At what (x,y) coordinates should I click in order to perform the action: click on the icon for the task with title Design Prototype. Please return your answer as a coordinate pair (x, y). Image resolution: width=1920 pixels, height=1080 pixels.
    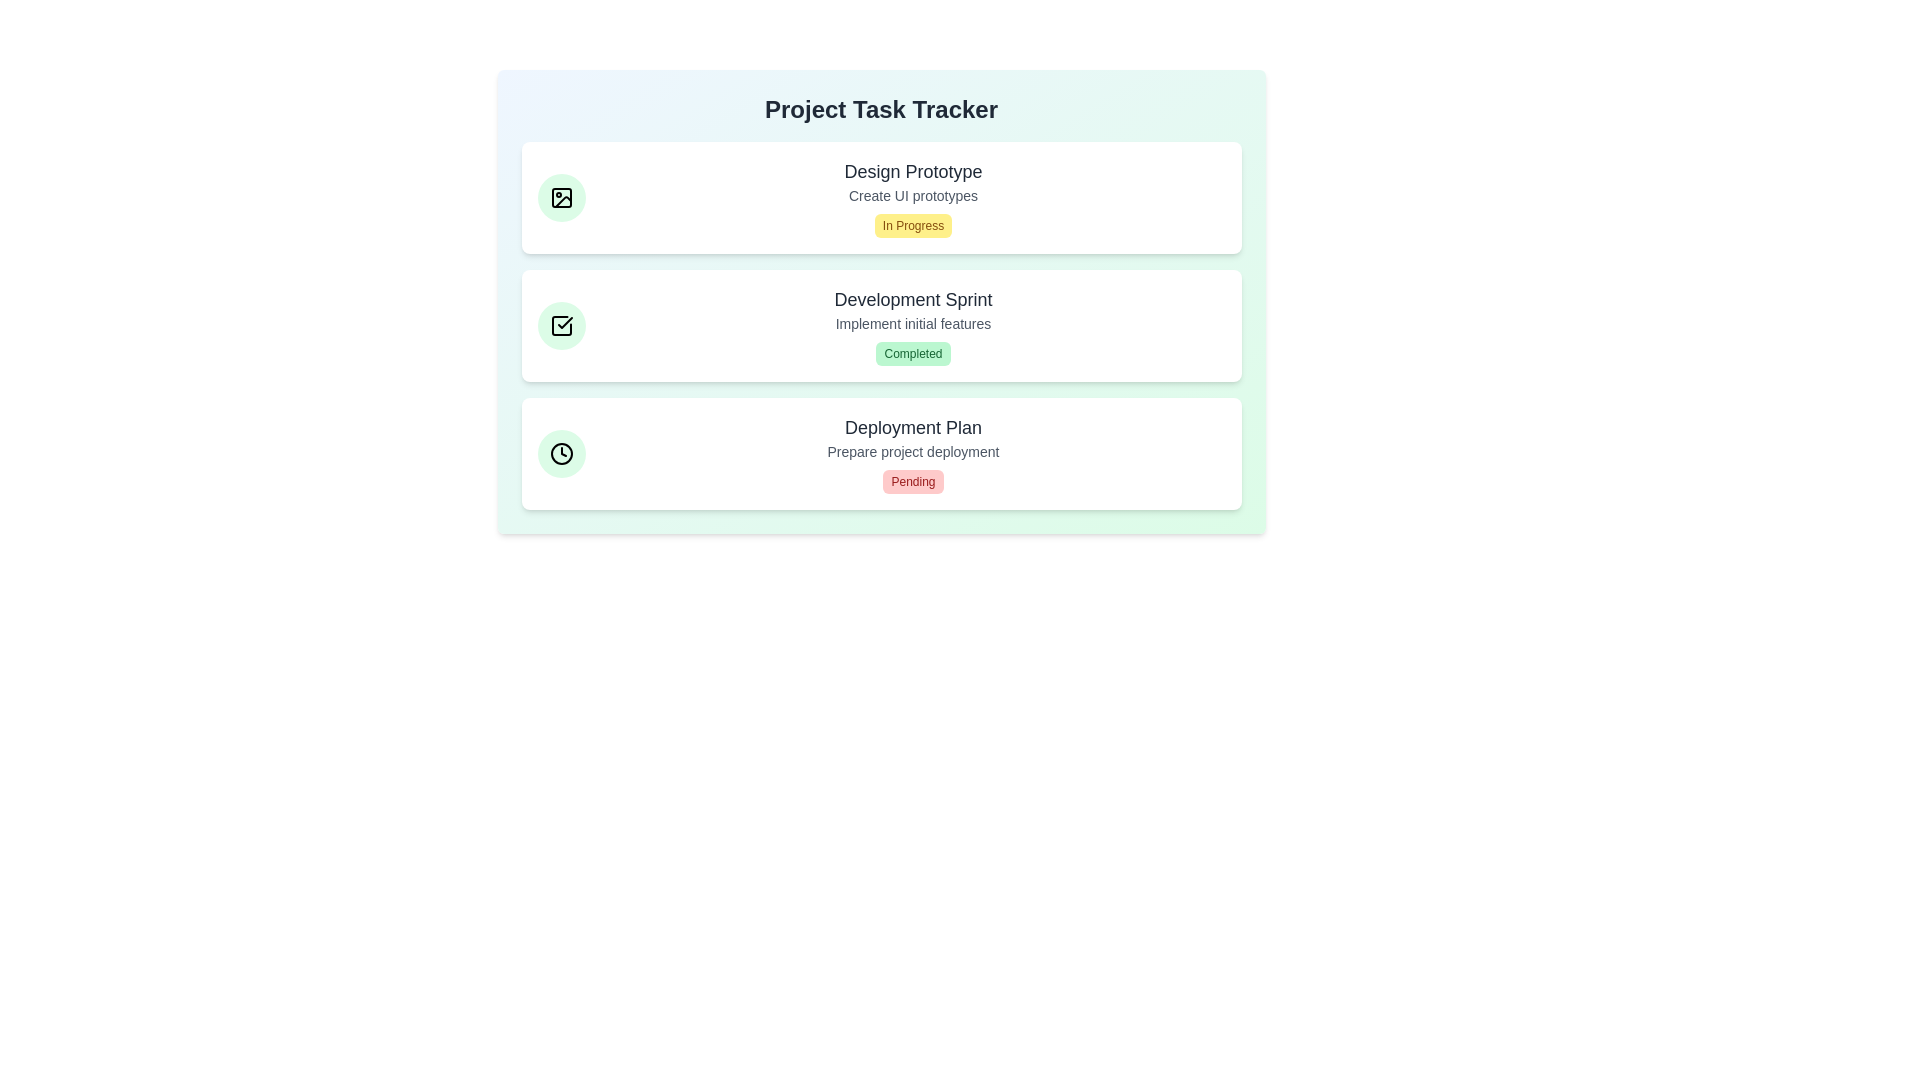
    Looking at the image, I should click on (560, 197).